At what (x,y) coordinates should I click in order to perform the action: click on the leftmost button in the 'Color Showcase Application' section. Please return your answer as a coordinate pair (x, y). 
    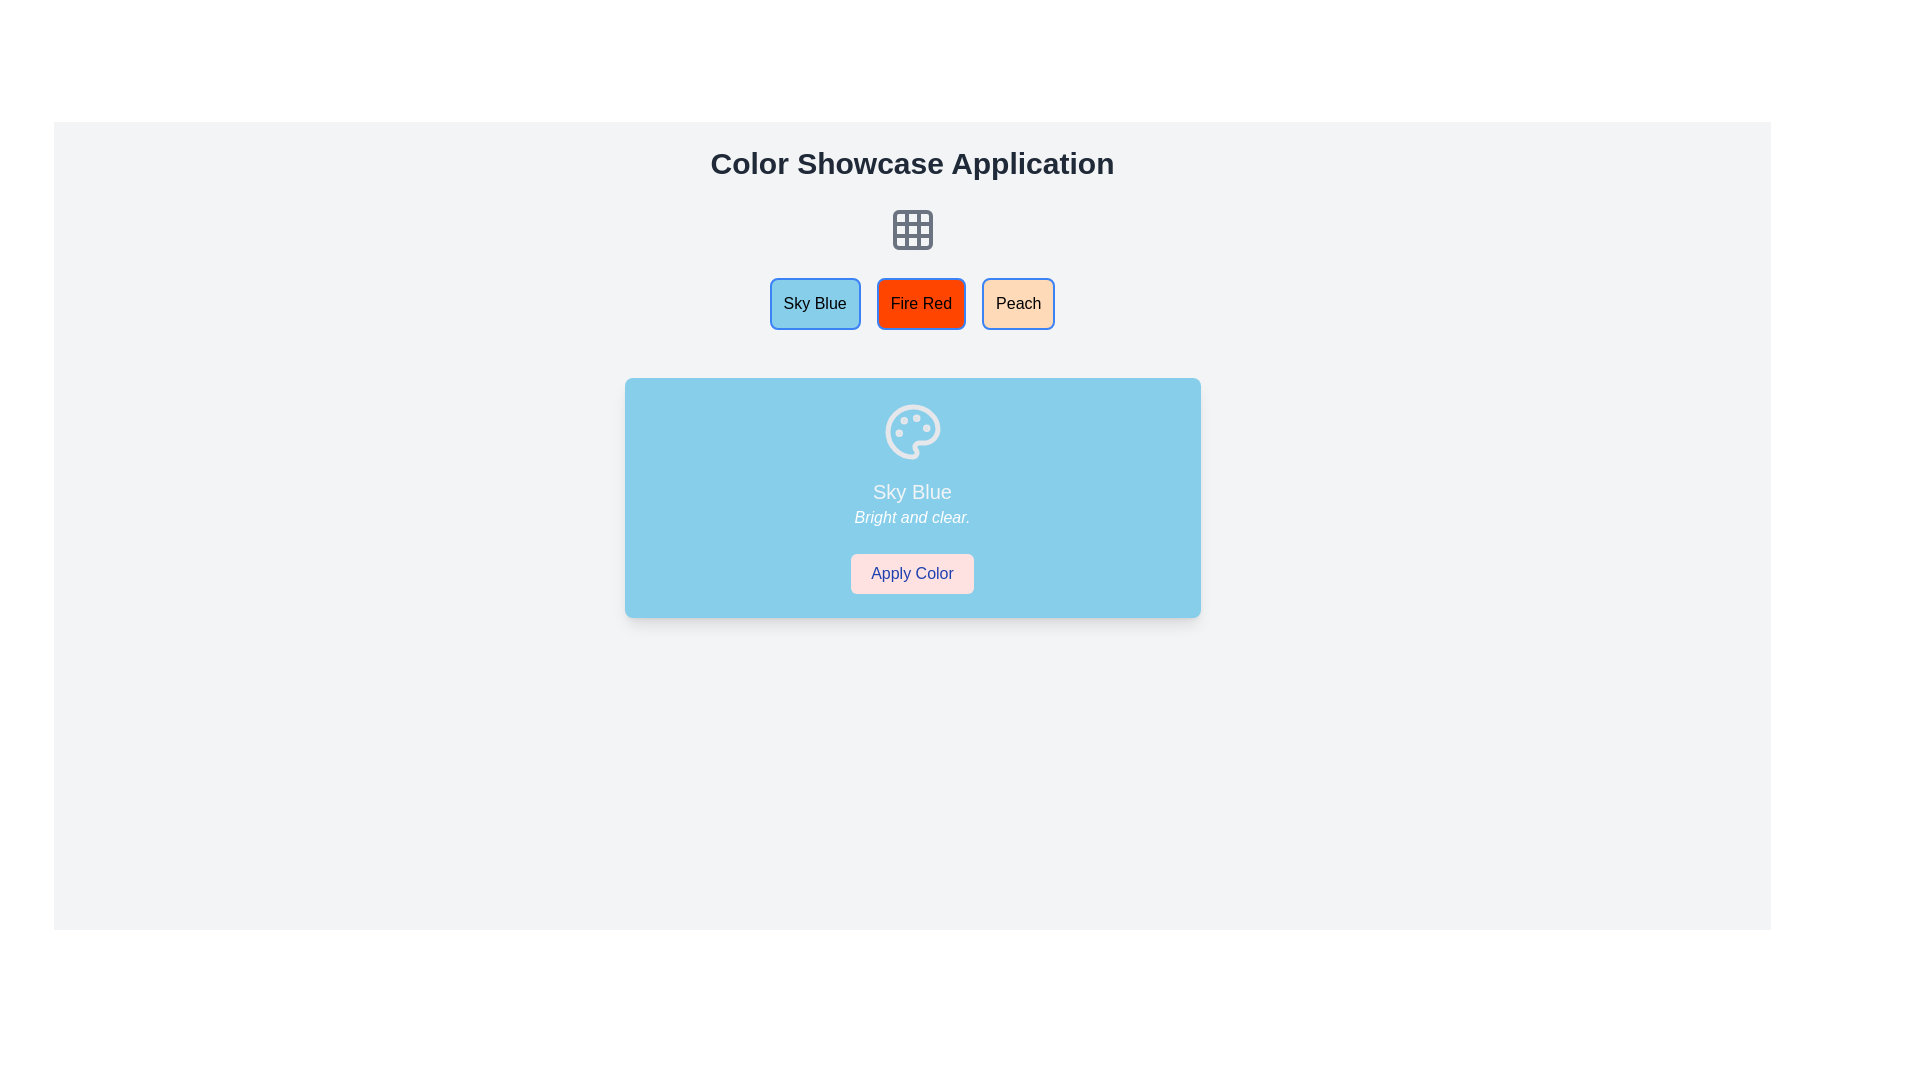
    Looking at the image, I should click on (815, 304).